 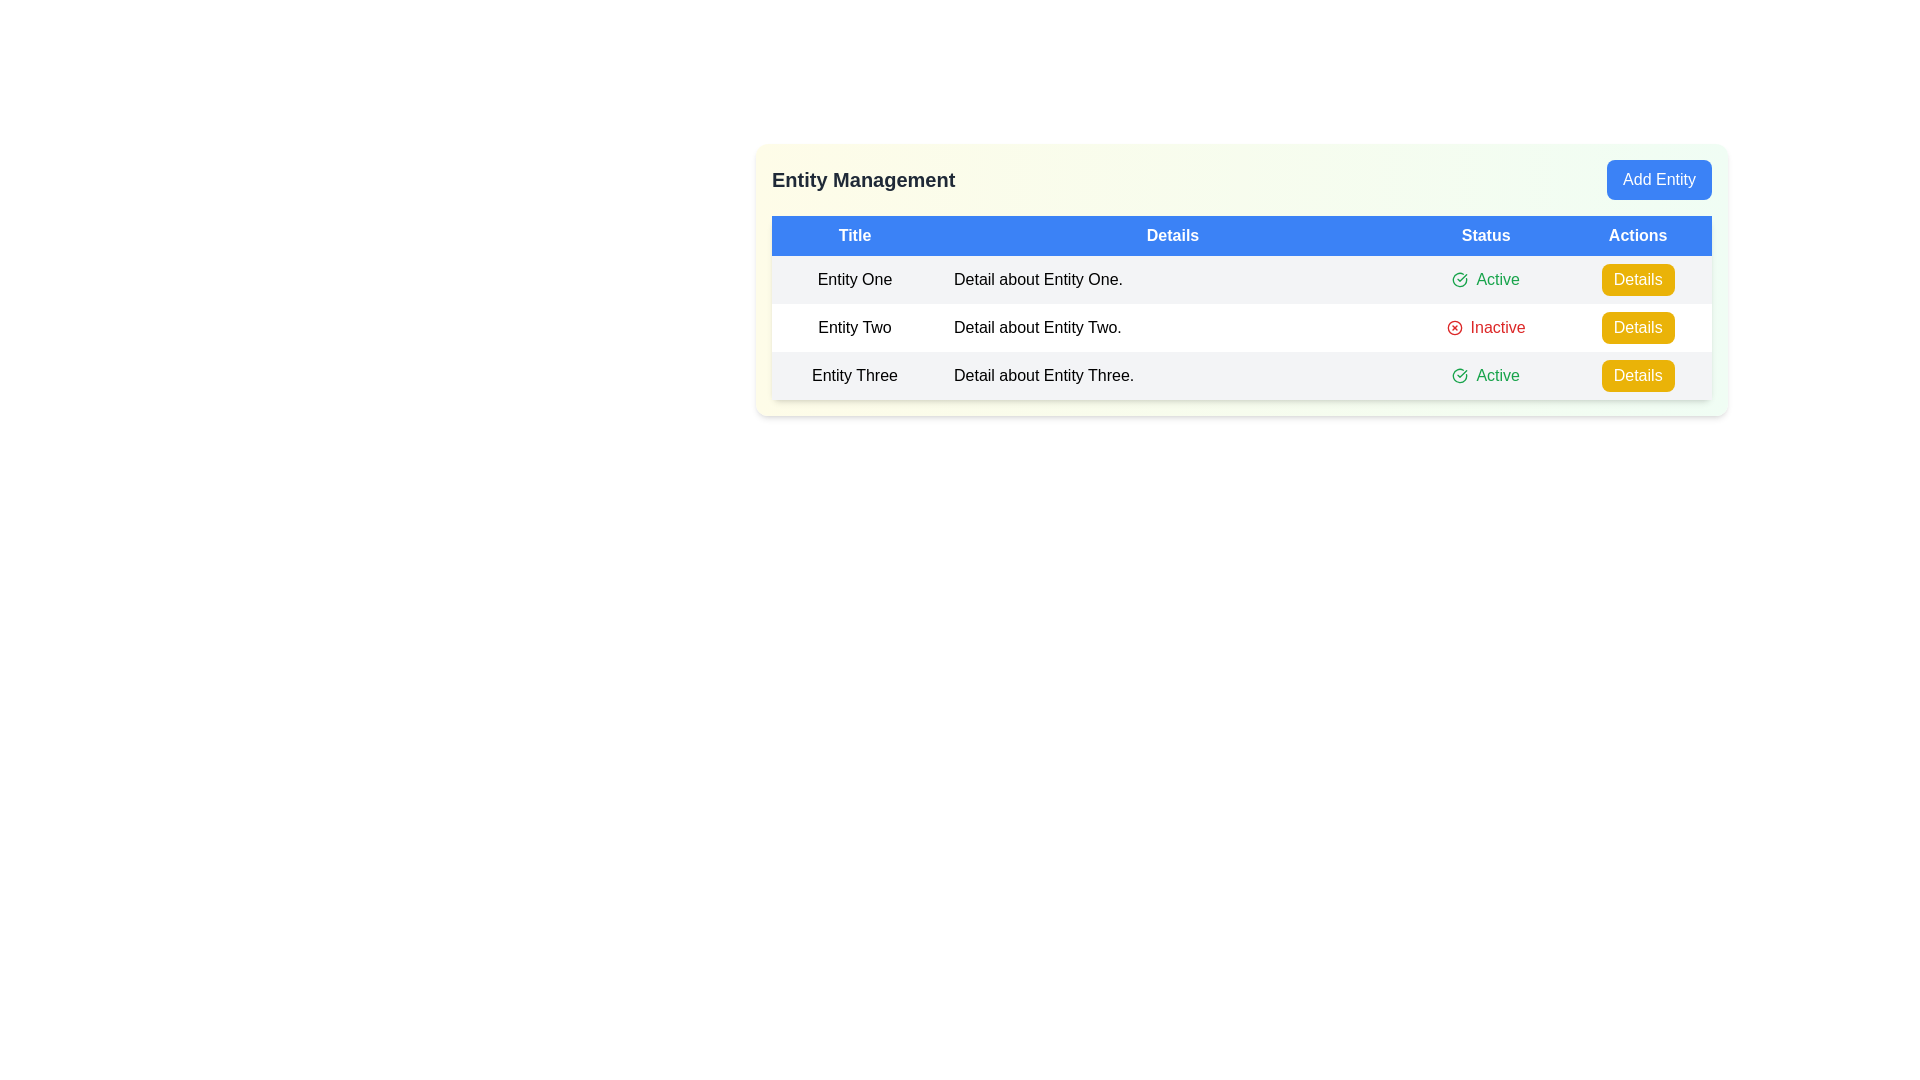 I want to click on the Status indicator which displays the text 'Active' in green font along with a circular icon featuring a green check mark, positioned in the third row under the 'Status' column, so click(x=1486, y=375).